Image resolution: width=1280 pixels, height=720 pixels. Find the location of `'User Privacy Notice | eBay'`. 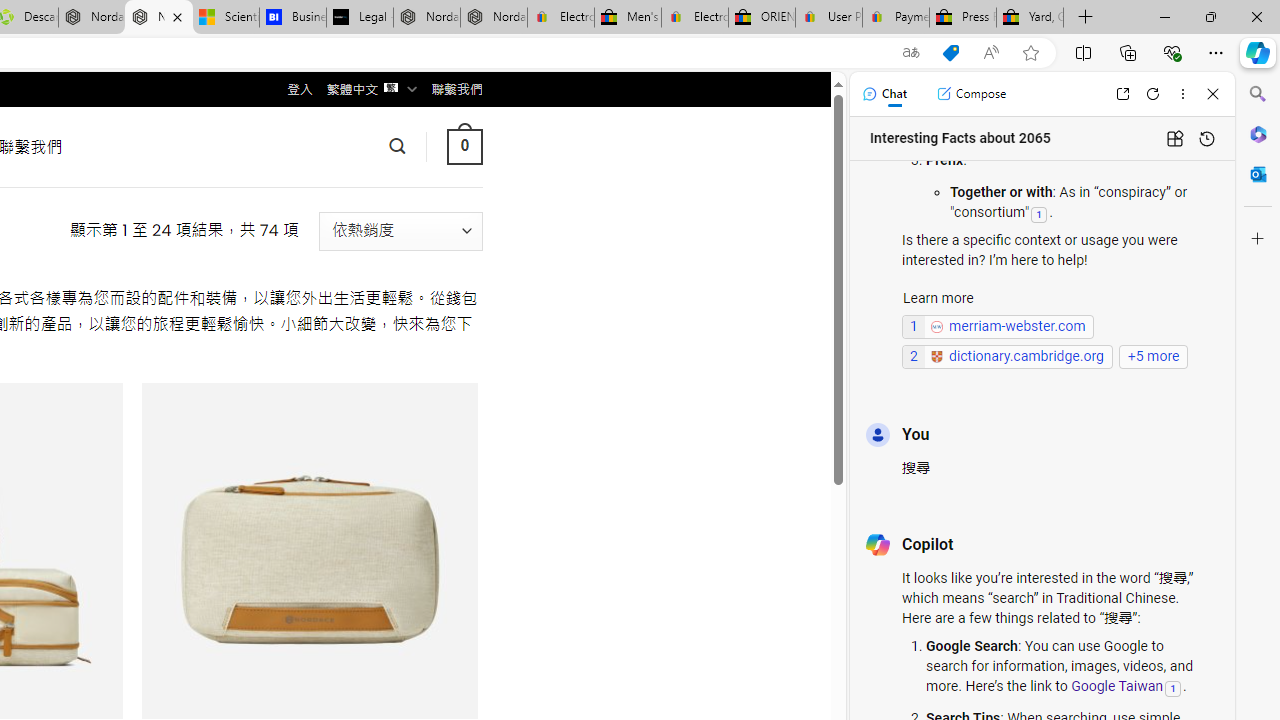

'User Privacy Notice | eBay' is located at coordinates (828, 17).